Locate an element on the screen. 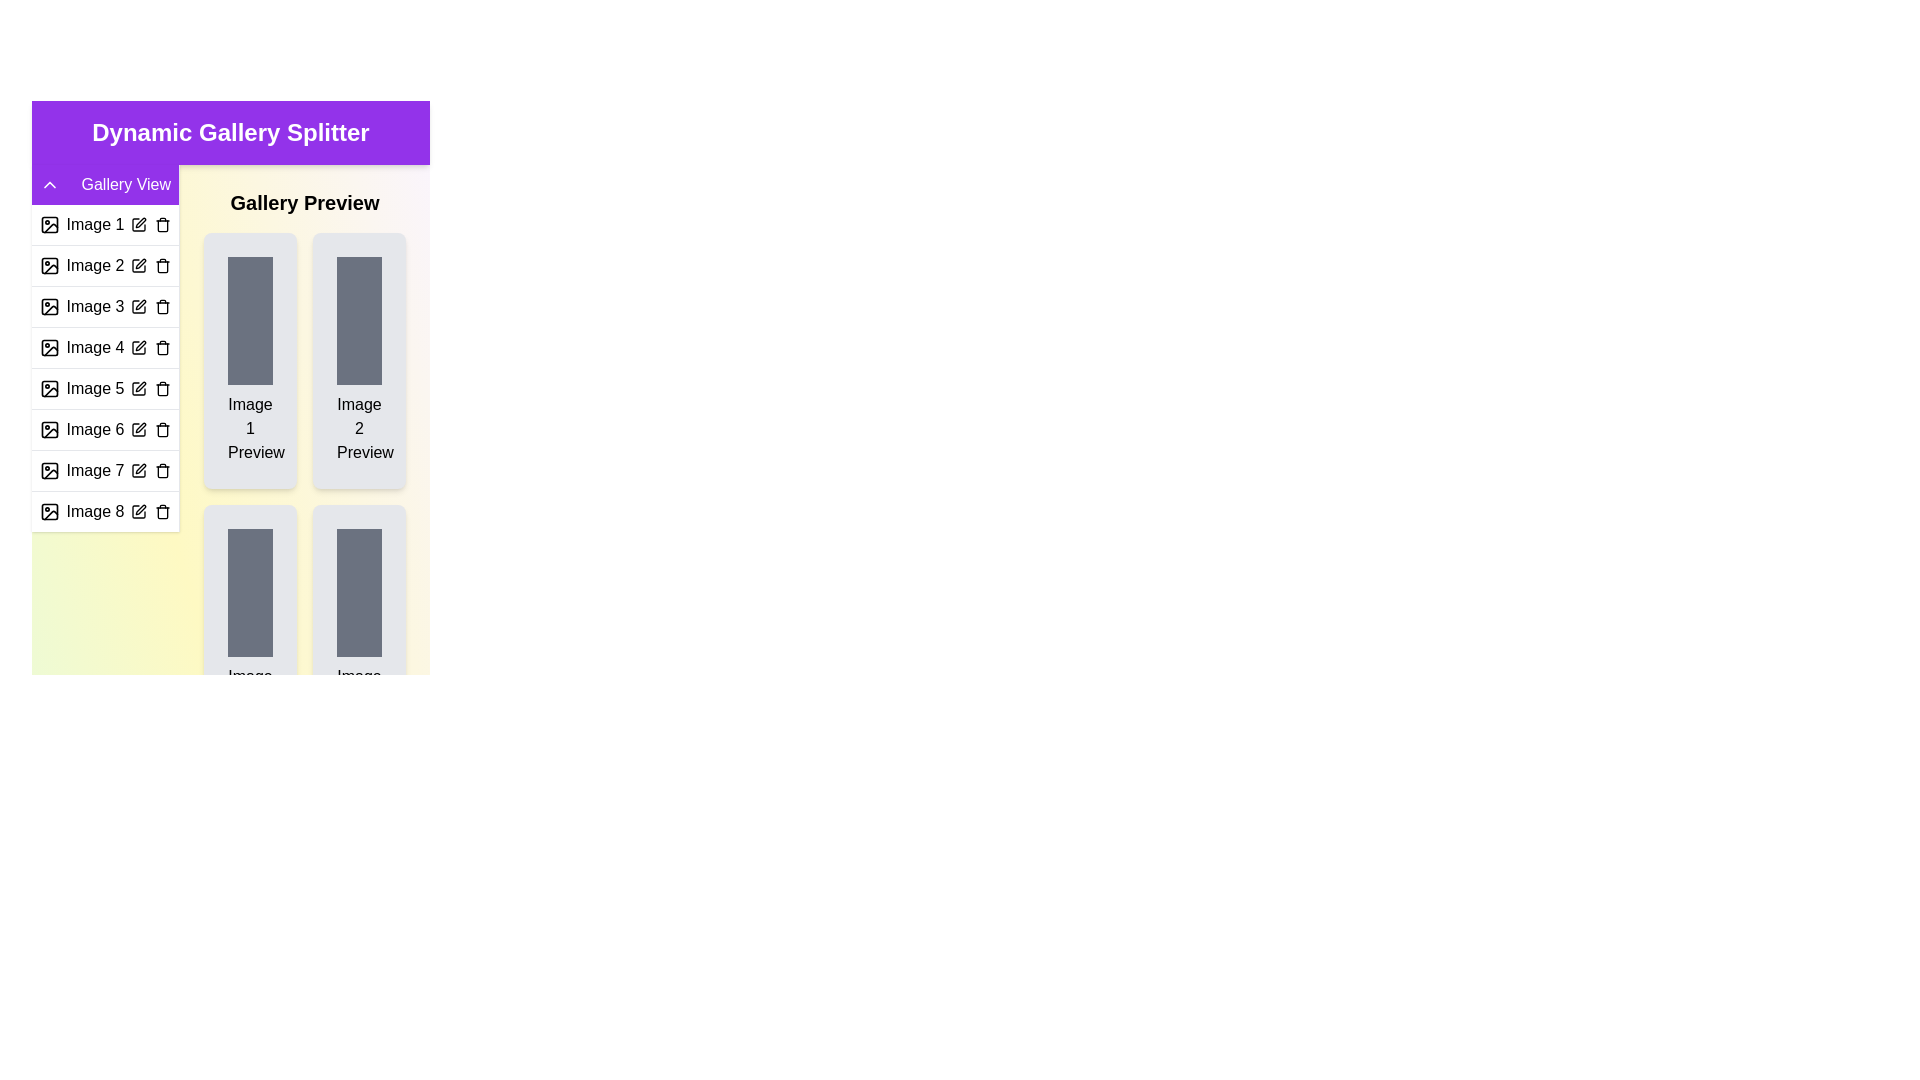  the text label 'Image 8' is located at coordinates (94, 511).